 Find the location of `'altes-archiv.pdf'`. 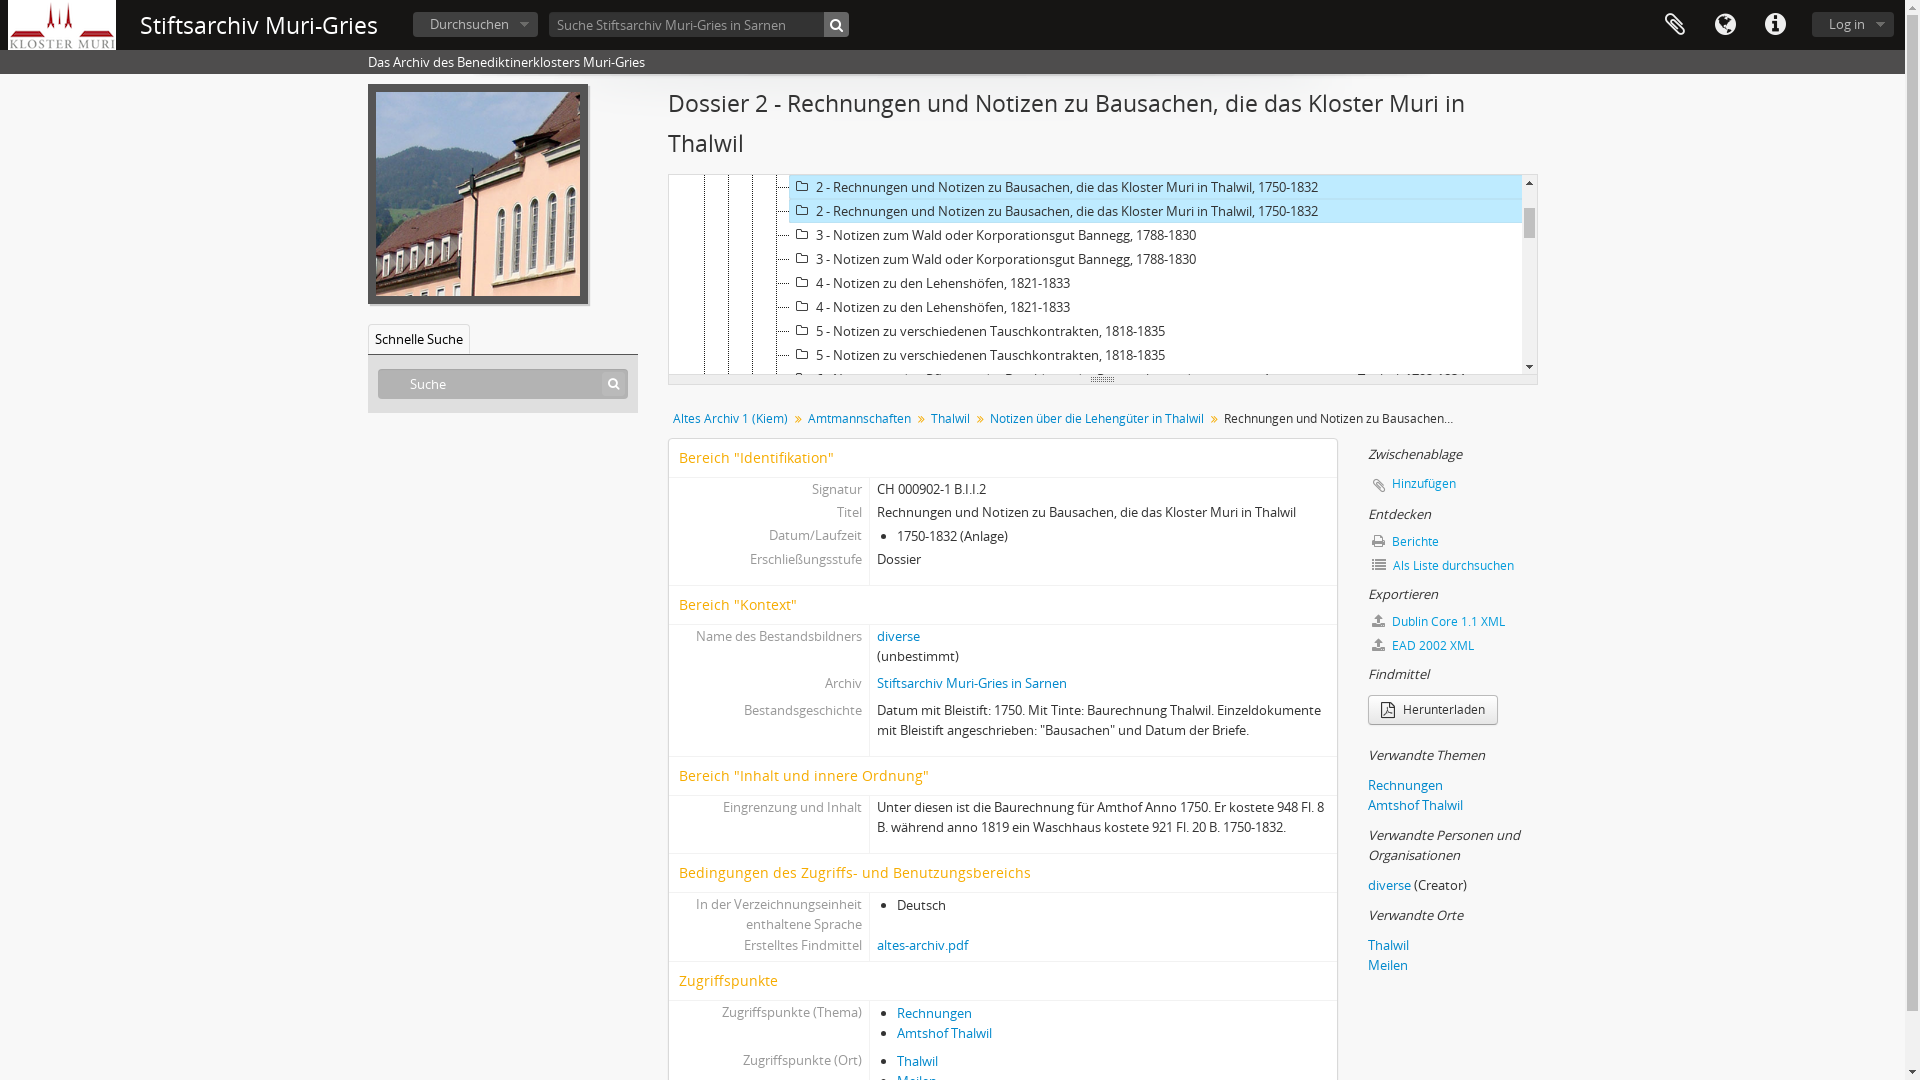

'altes-archiv.pdf' is located at coordinates (921, 945).